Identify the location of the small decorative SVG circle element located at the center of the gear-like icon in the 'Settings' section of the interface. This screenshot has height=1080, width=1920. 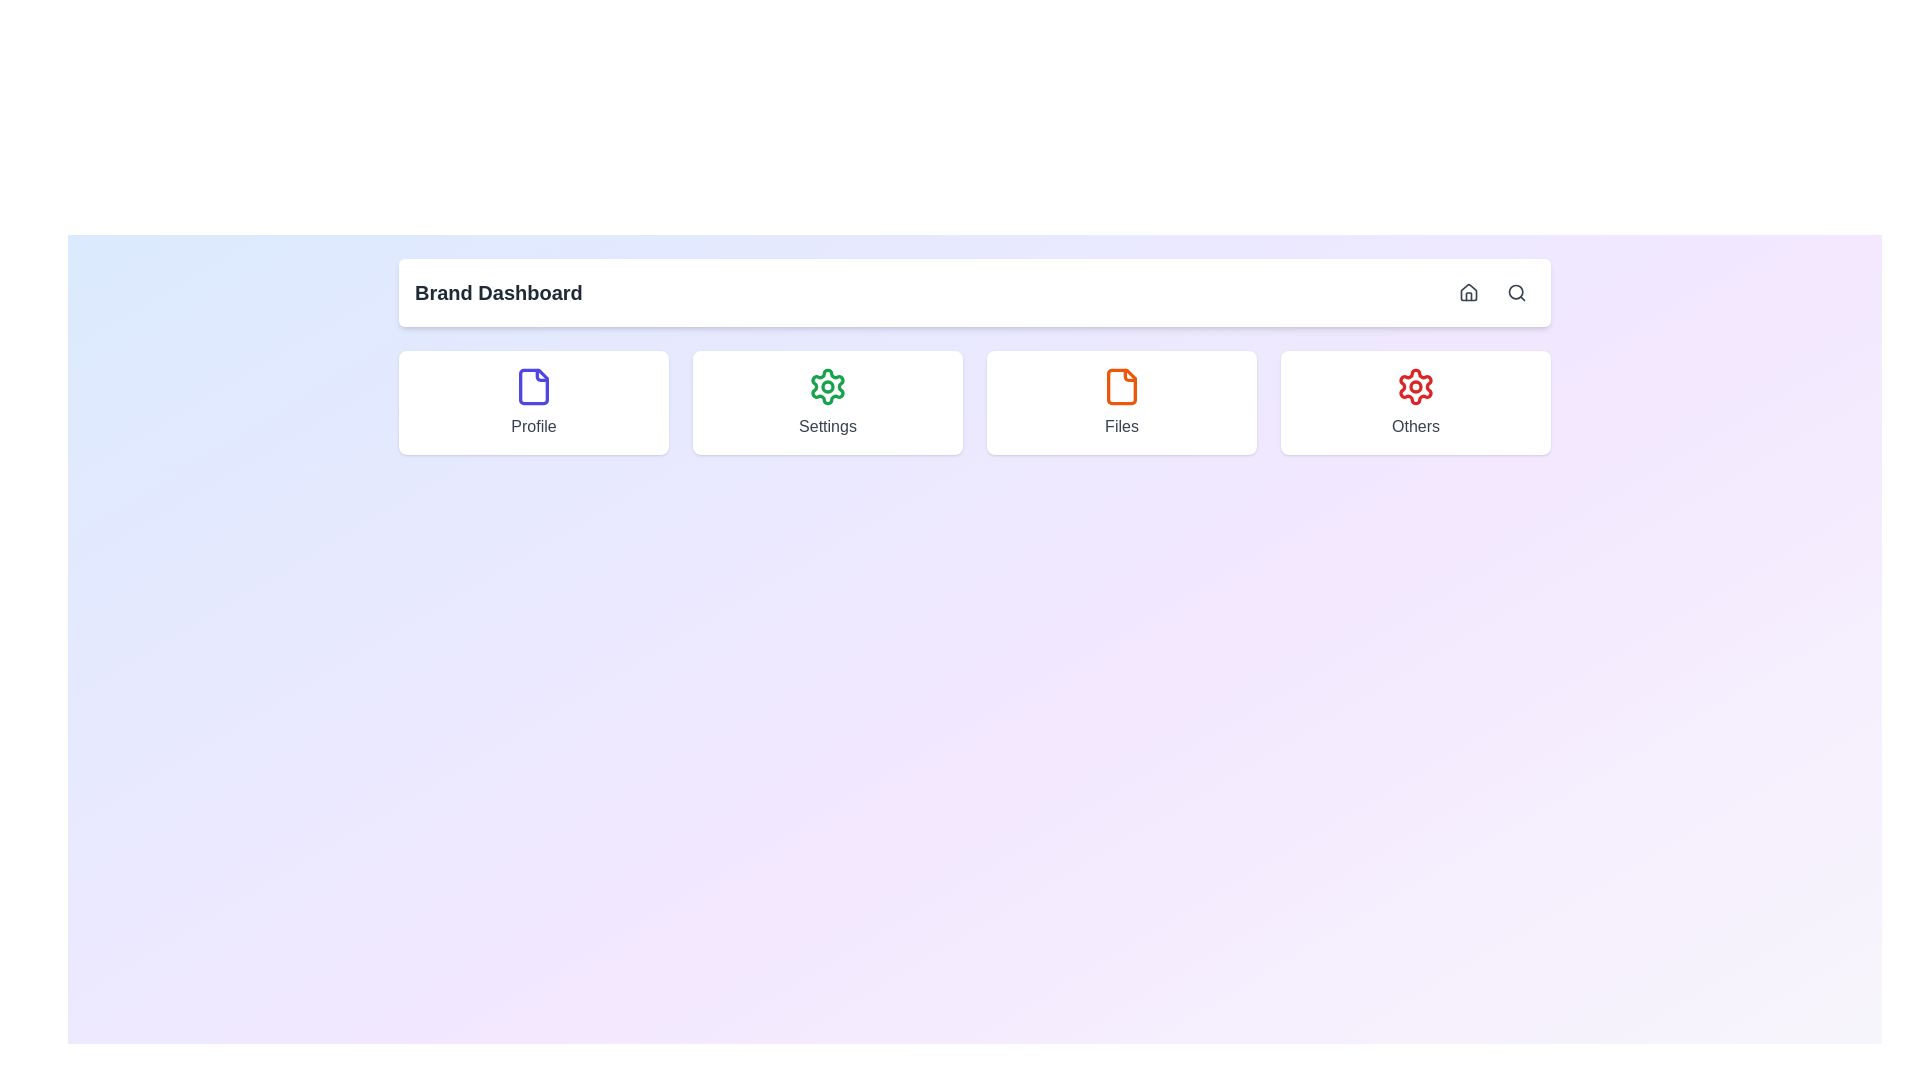
(828, 386).